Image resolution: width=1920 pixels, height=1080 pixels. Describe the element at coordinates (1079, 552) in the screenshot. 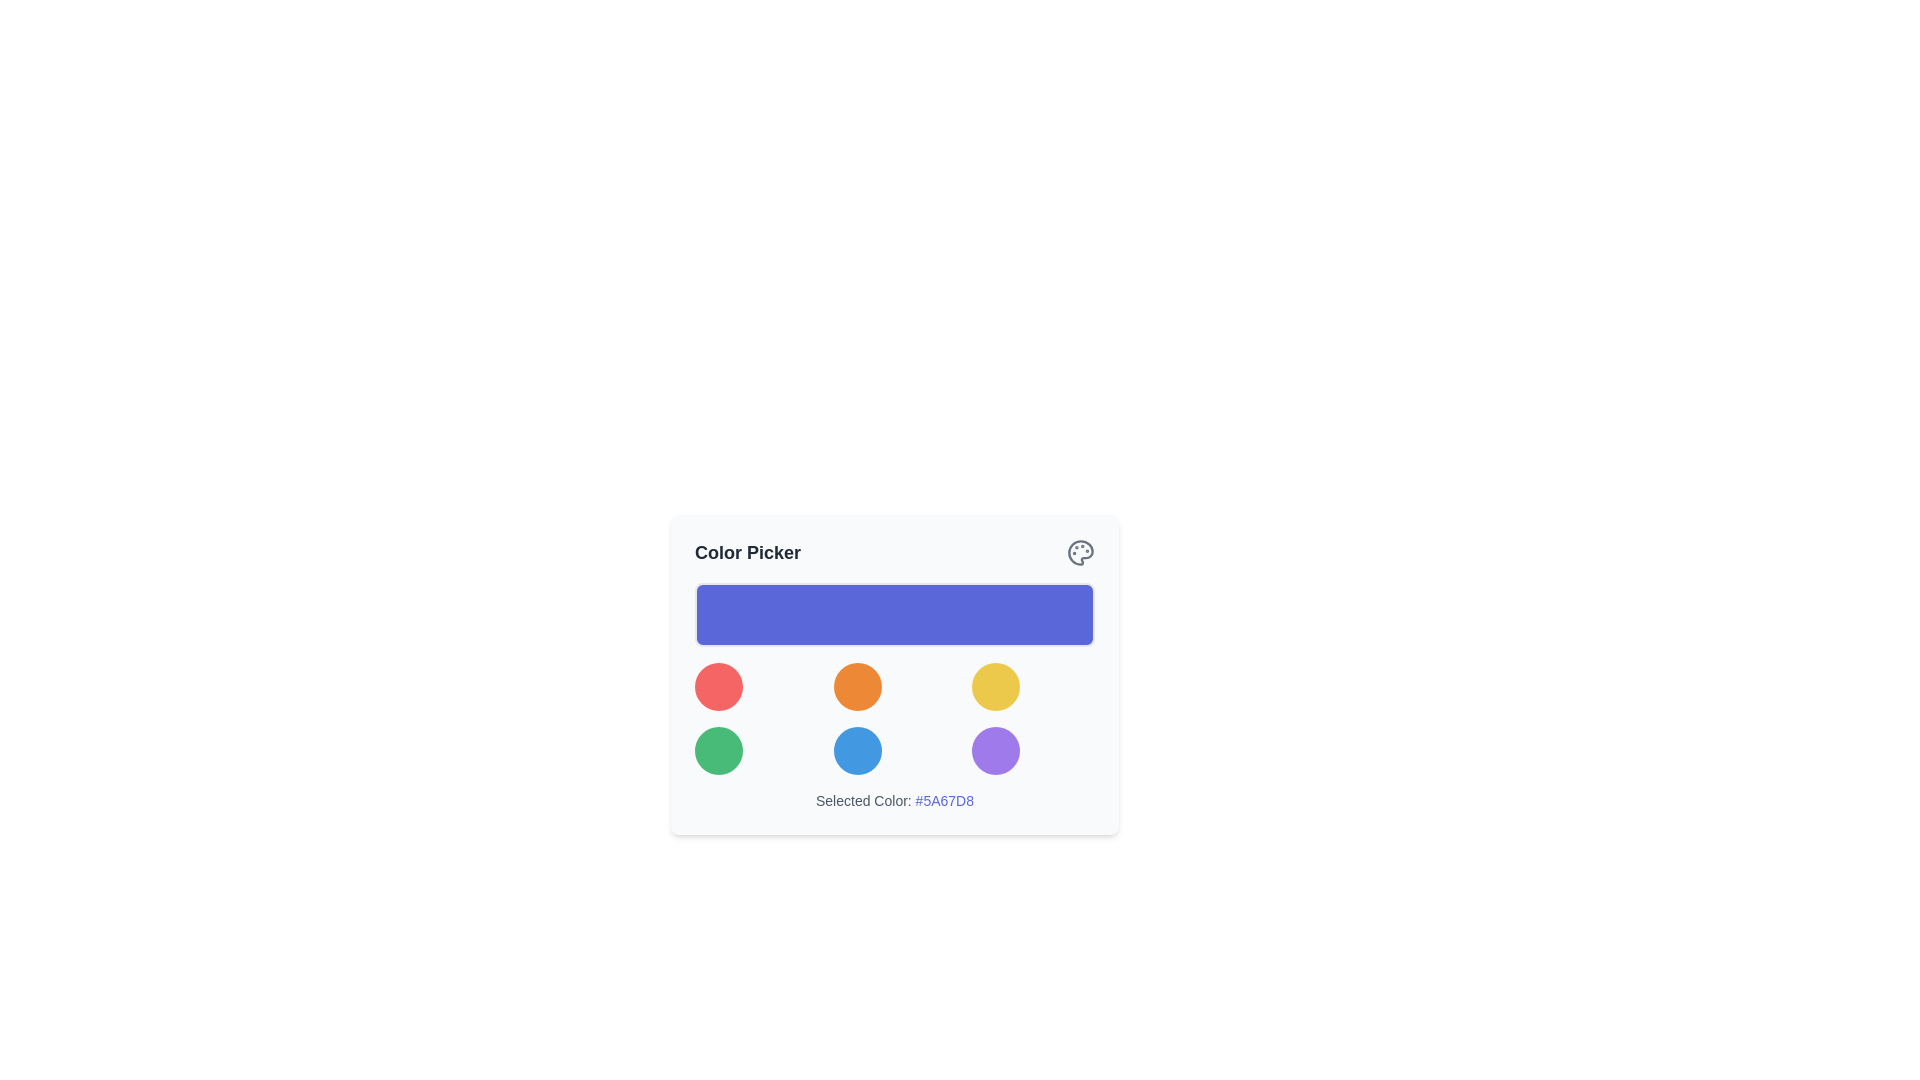

I see `the circular icon resembling a painter's palette` at that location.